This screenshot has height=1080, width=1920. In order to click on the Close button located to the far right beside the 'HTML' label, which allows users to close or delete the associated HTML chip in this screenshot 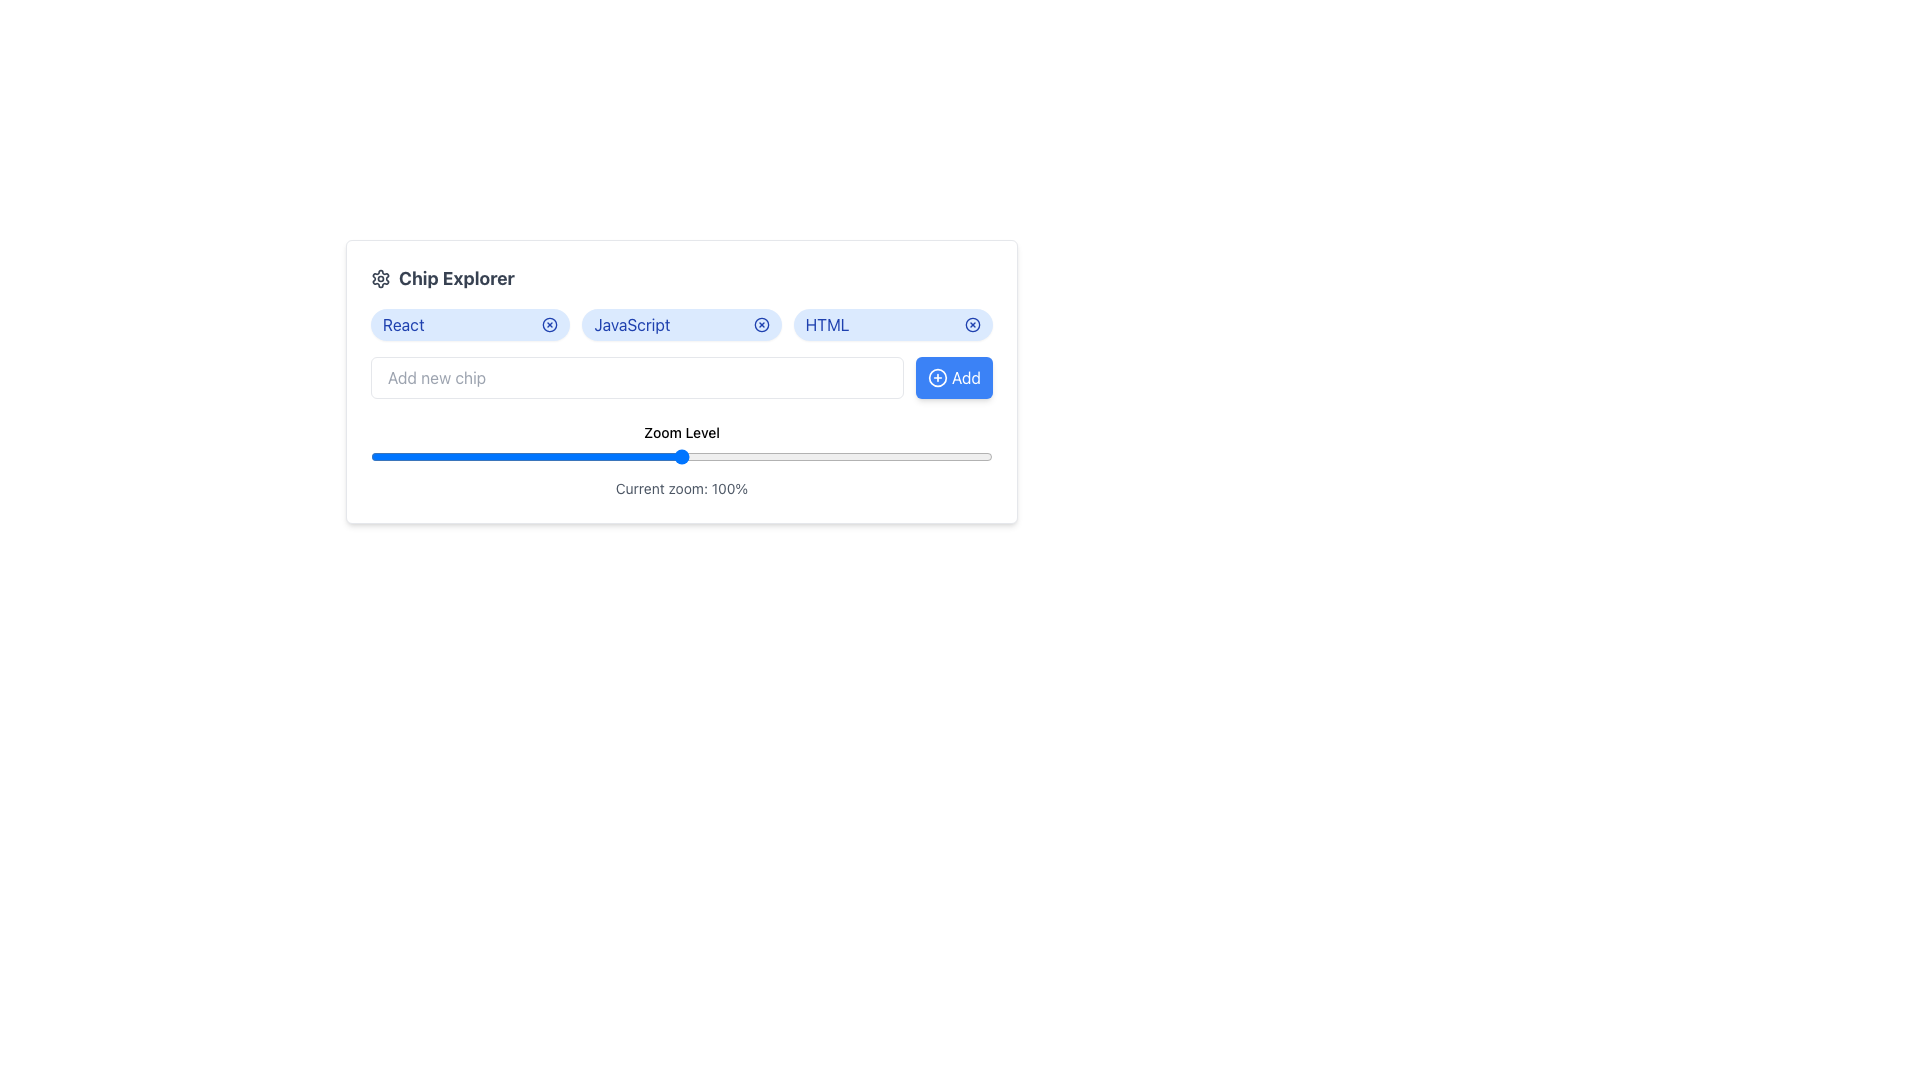, I will do `click(973, 323)`.